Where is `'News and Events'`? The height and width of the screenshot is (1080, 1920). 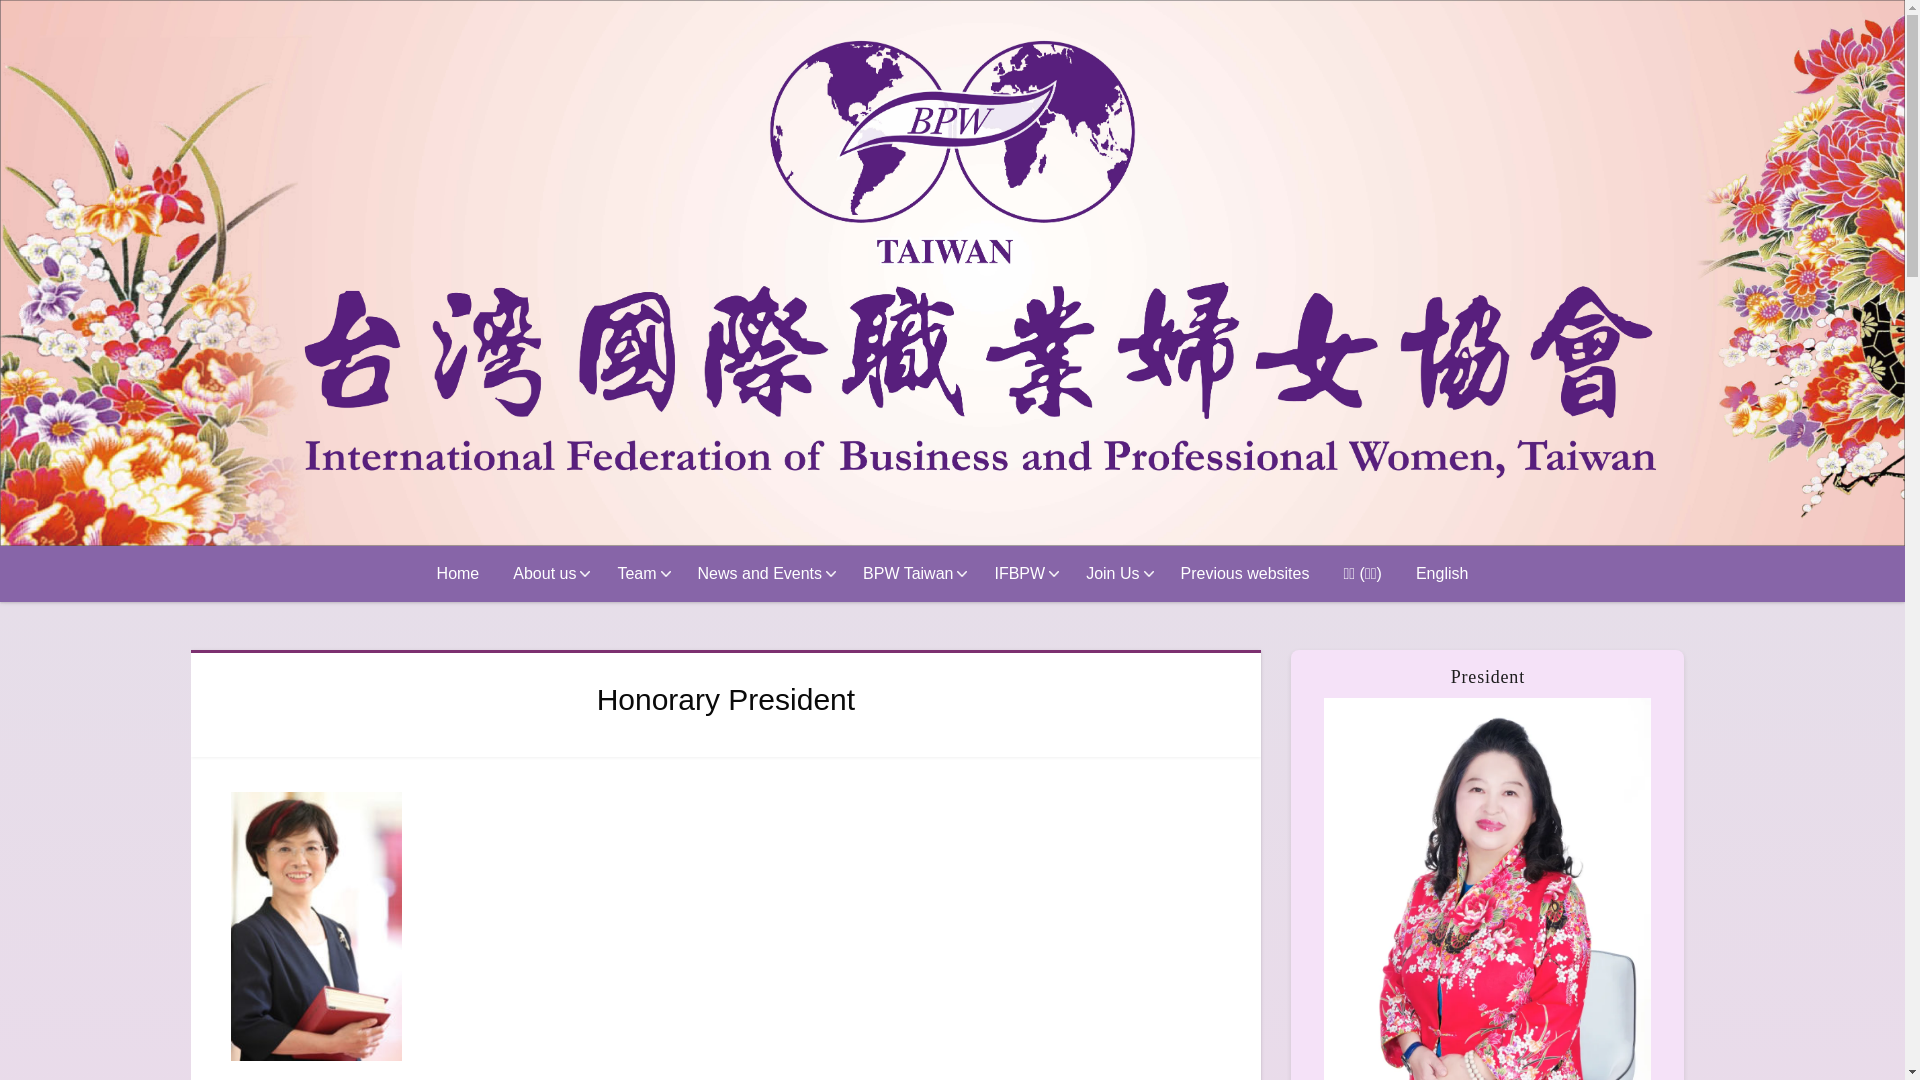
'News and Events' is located at coordinates (762, 574).